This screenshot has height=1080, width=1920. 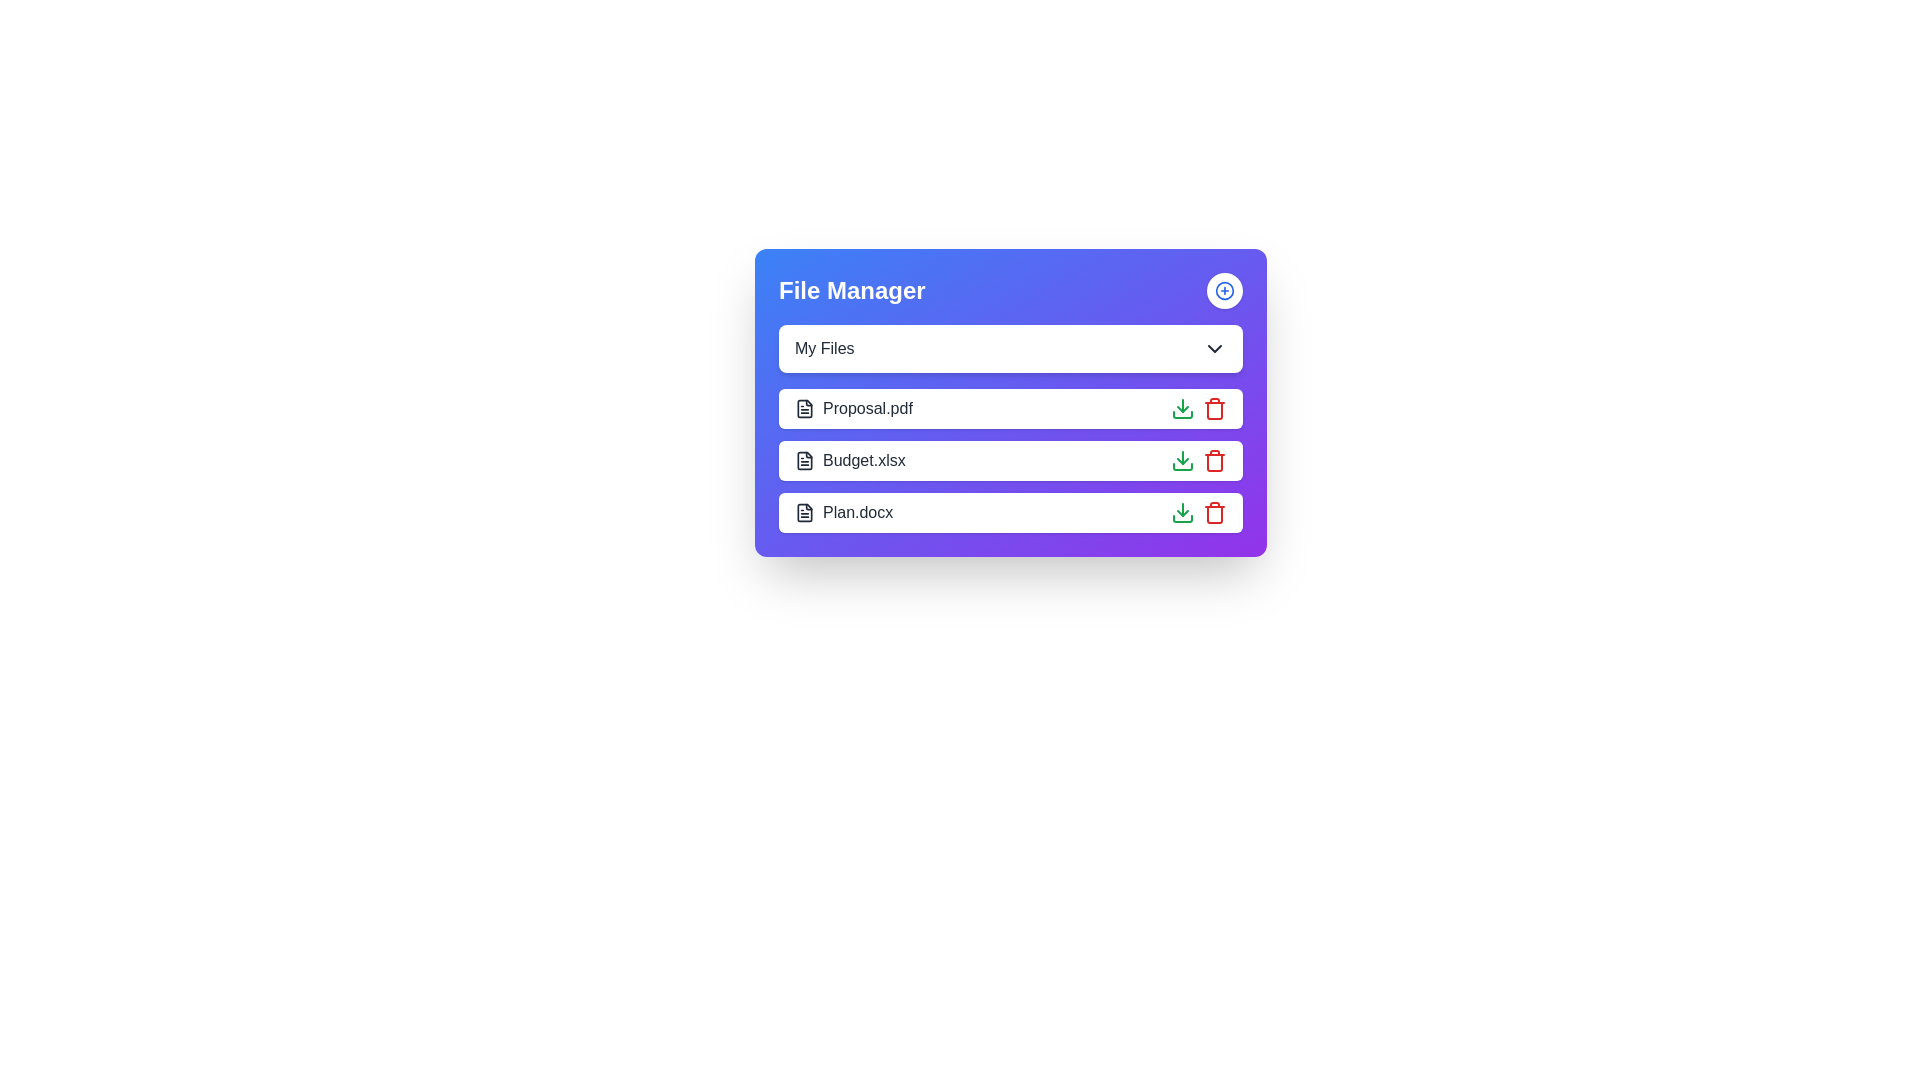 What do you see at coordinates (1011, 461) in the screenshot?
I see `the file entry item titled 'Budget.xlsx'` at bounding box center [1011, 461].